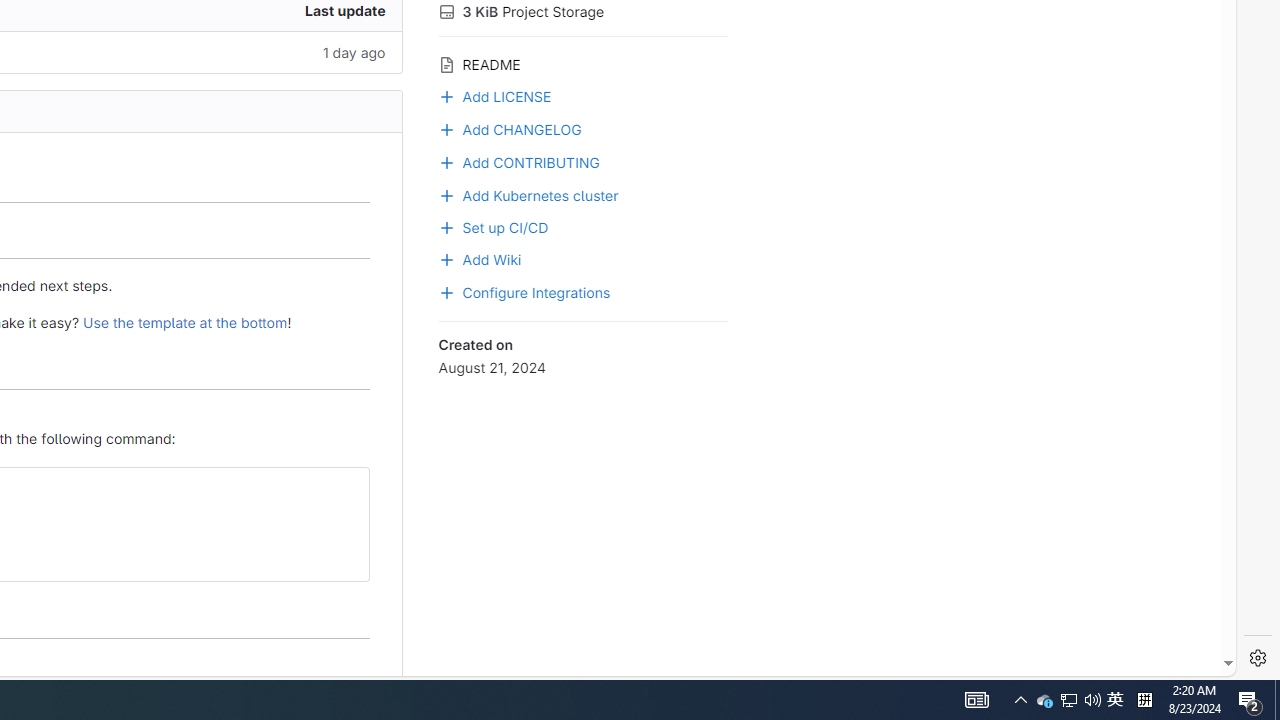 The width and height of the screenshot is (1280, 720). What do you see at coordinates (582, 95) in the screenshot?
I see `'Add LICENSE'` at bounding box center [582, 95].